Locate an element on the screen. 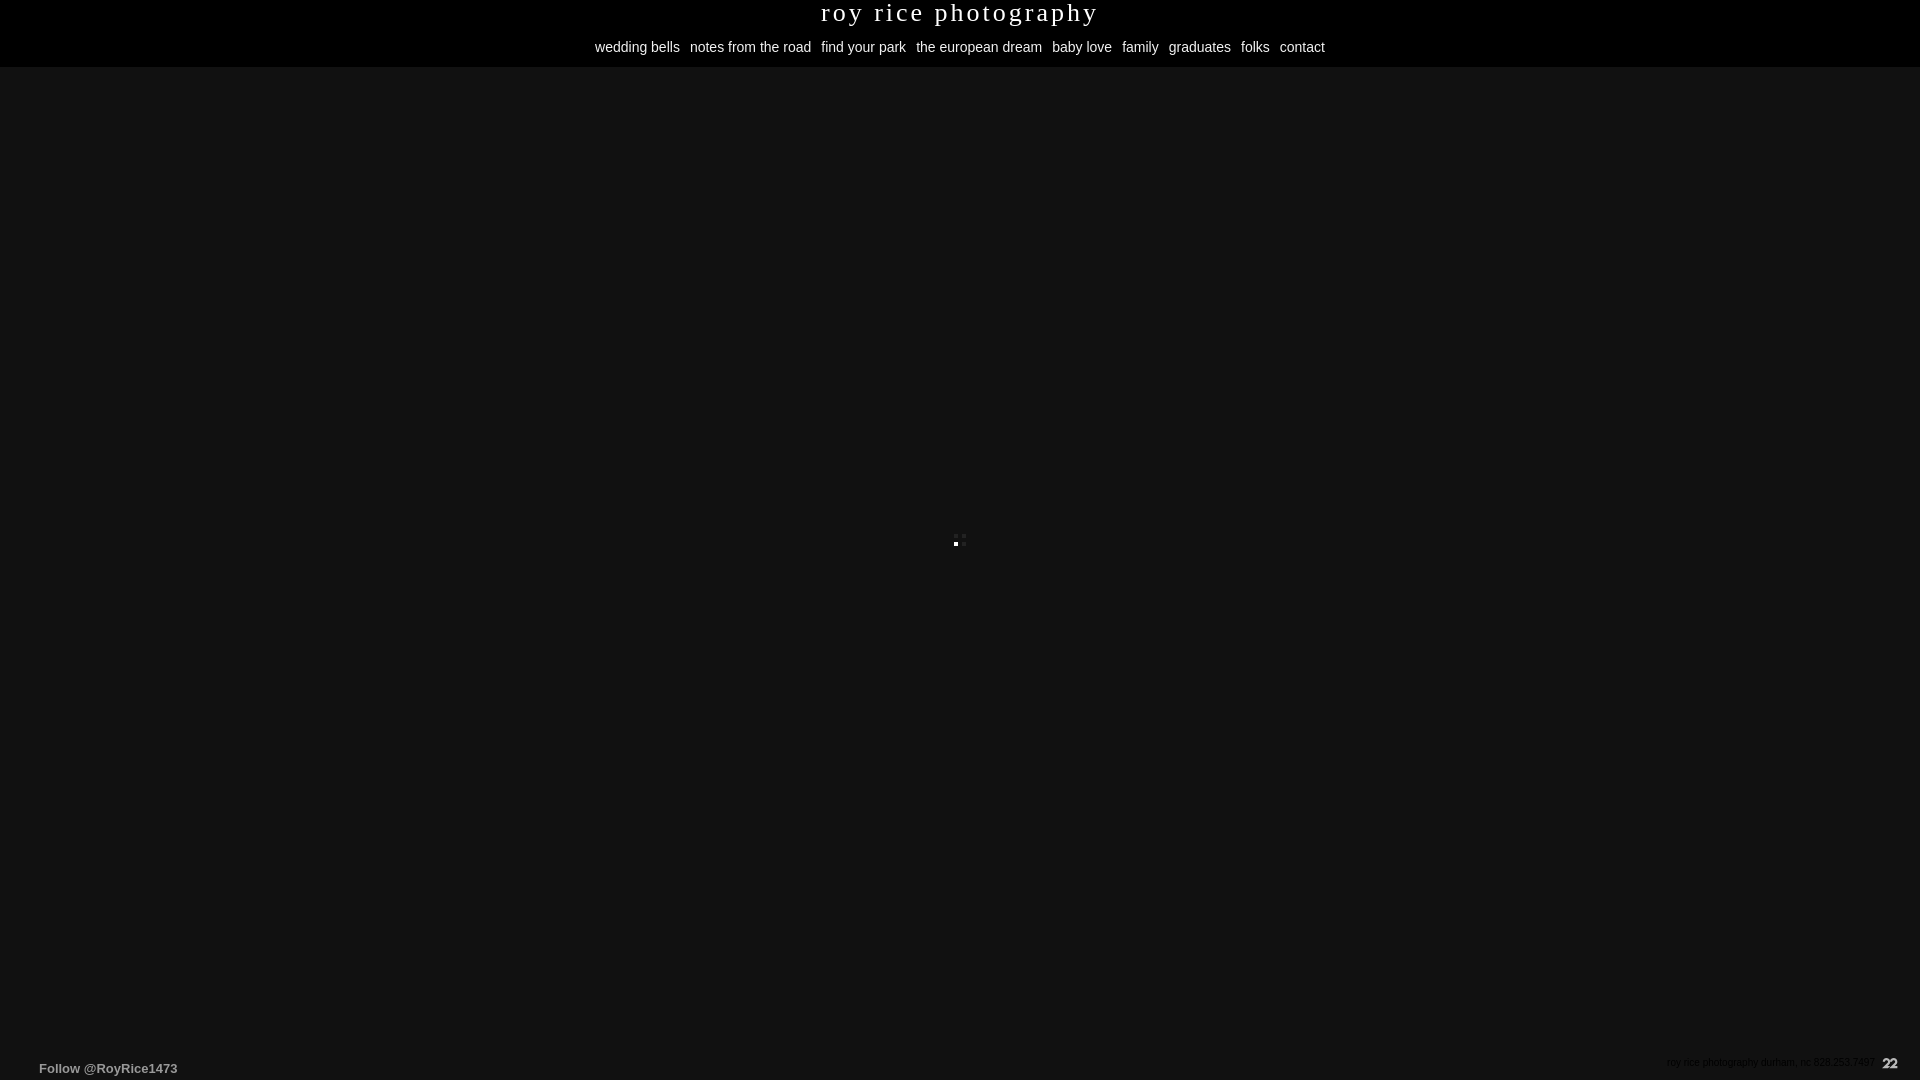 This screenshot has height=1080, width=1920. 'Follow @RoyRice1473' is located at coordinates (107, 1067).